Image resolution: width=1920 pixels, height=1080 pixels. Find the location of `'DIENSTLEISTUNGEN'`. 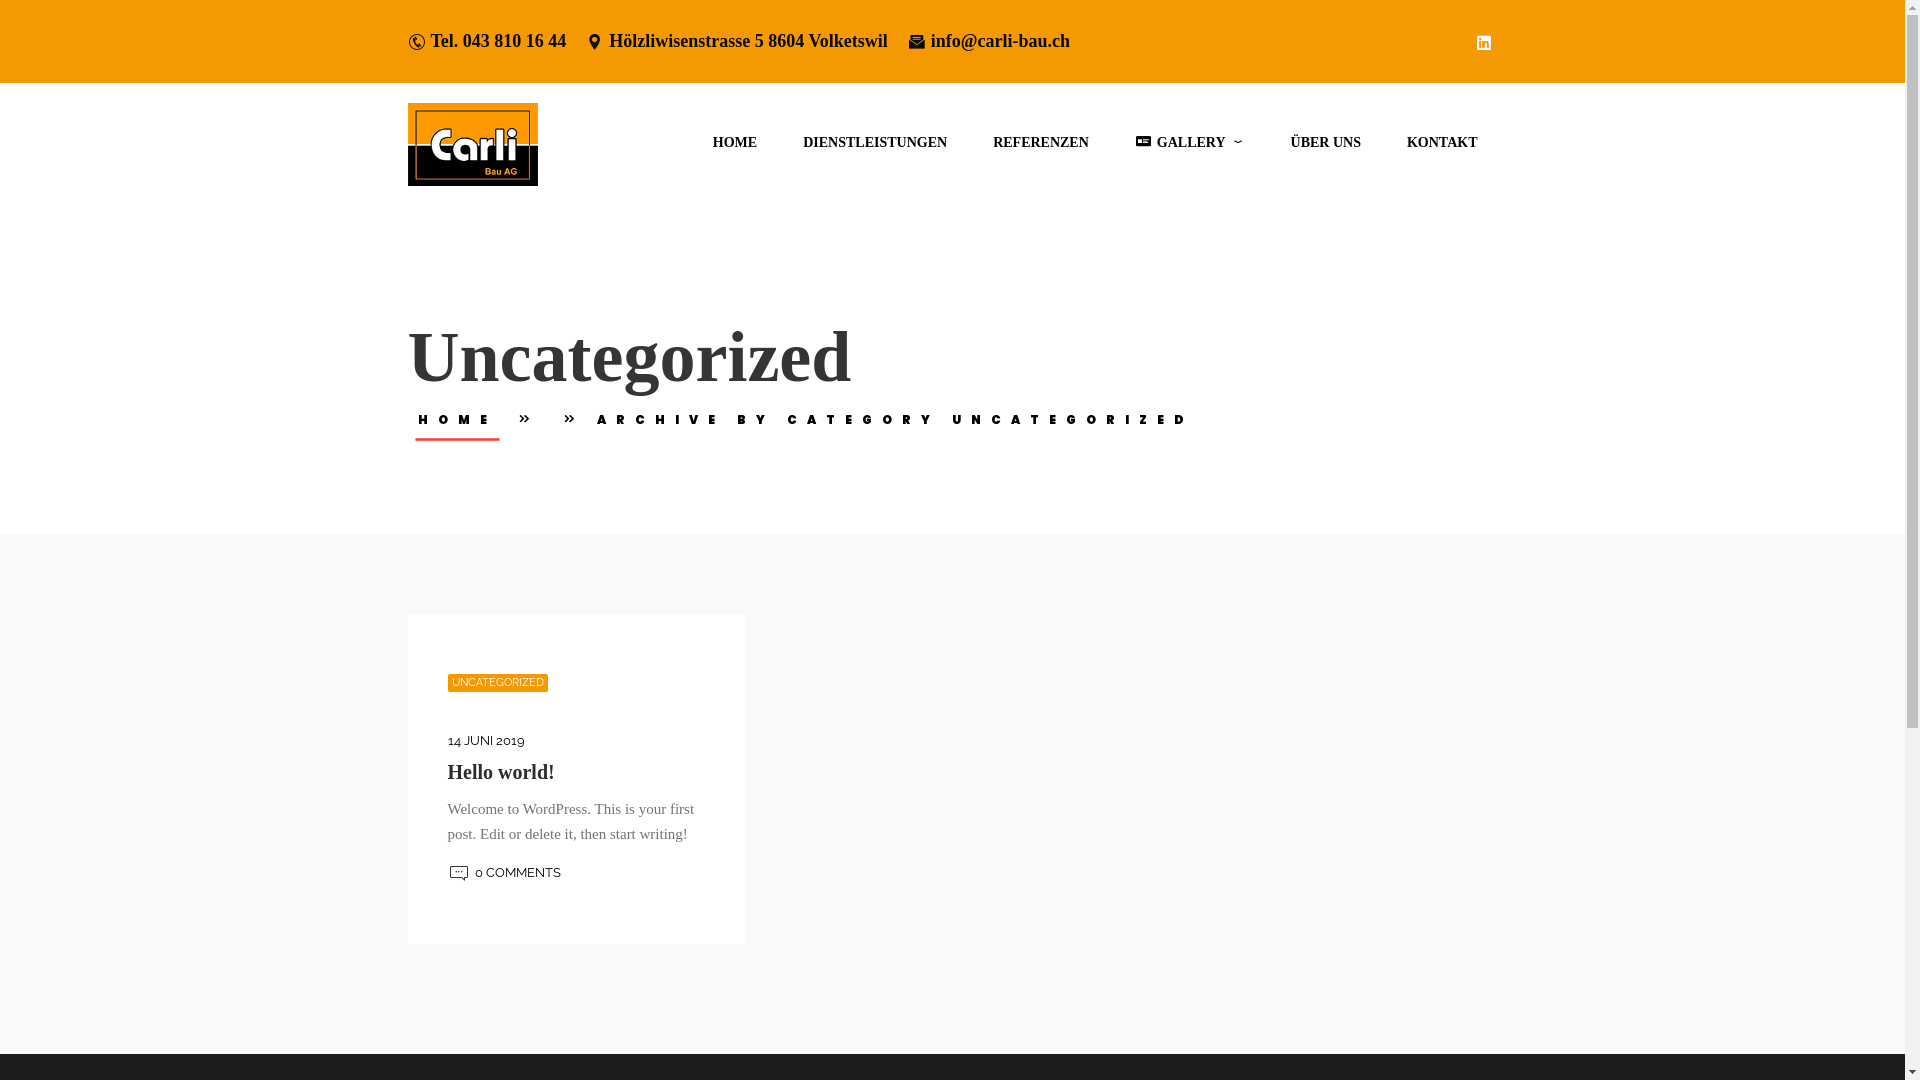

'DIENSTLEISTUNGEN' is located at coordinates (874, 141).